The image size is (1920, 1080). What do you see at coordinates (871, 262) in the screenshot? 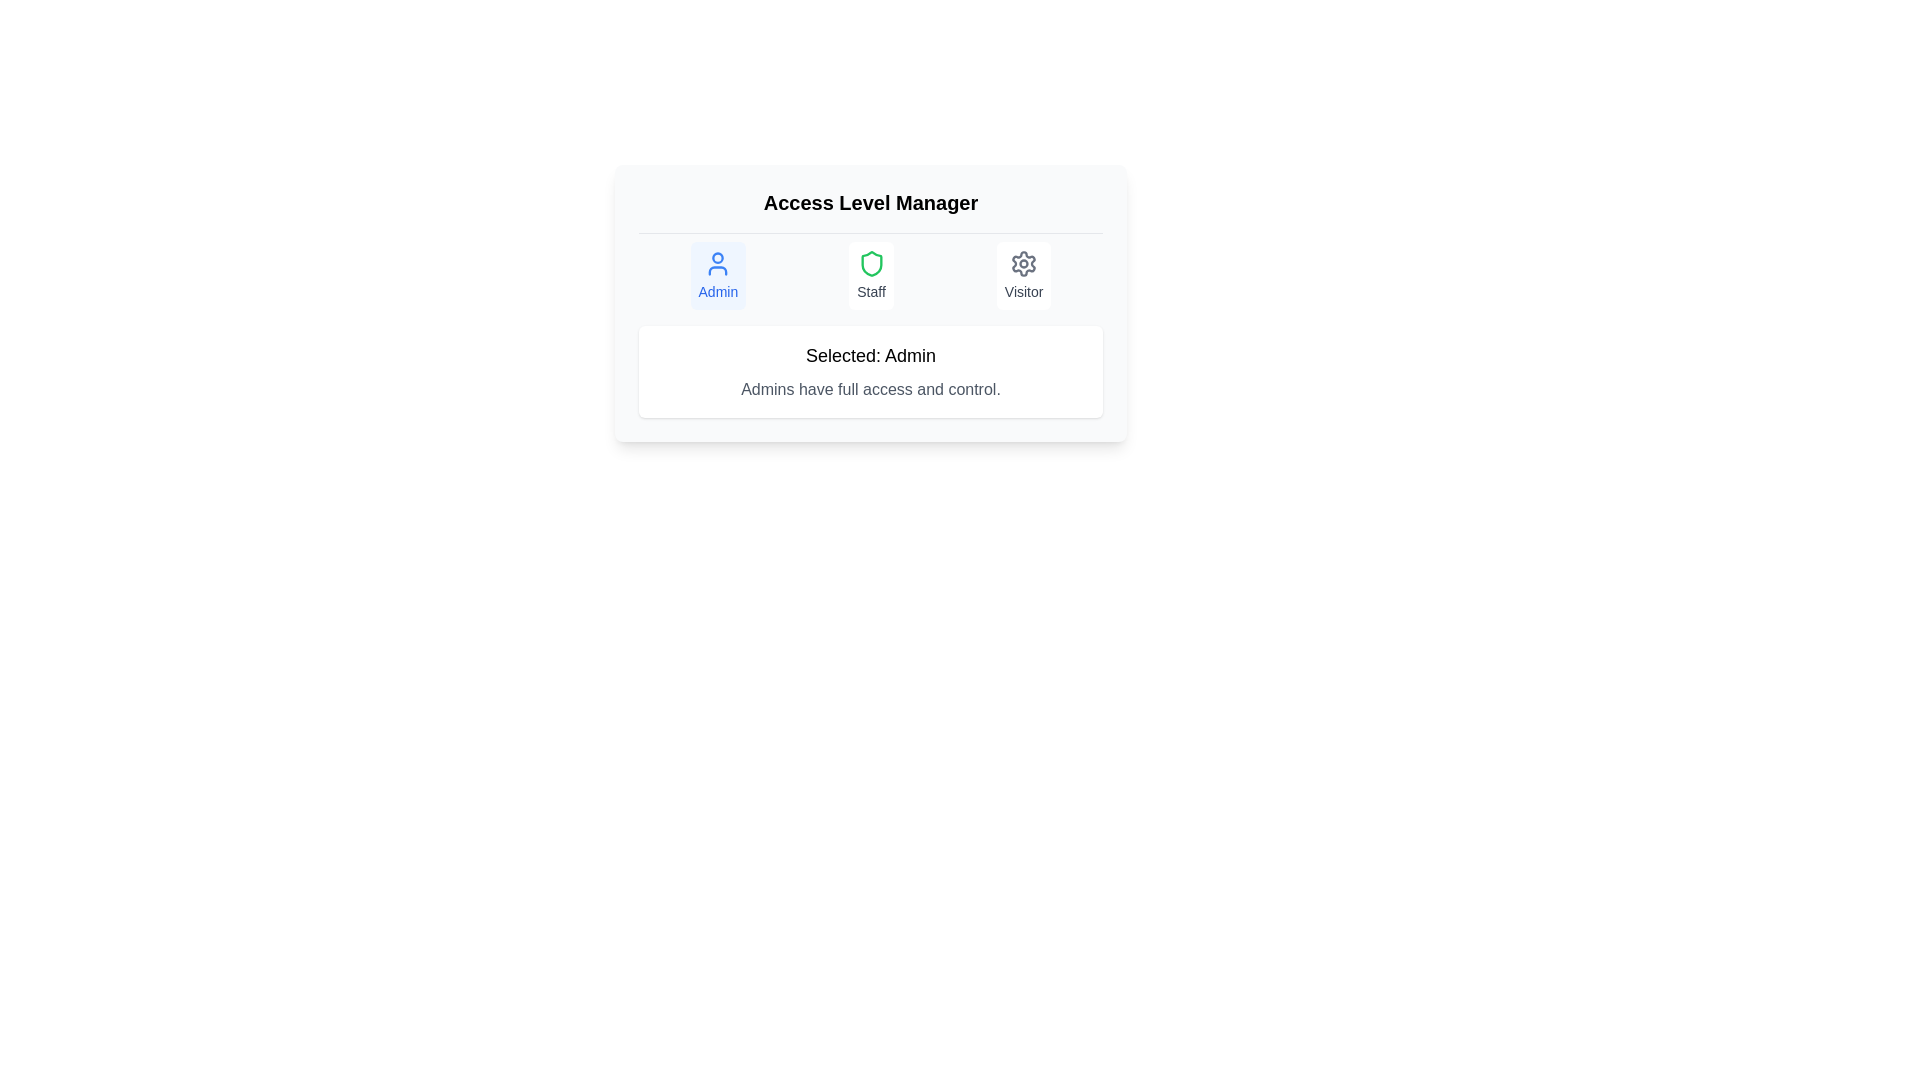
I see `the green shield-shaped icon located in the 'Access Level Manager' section above the 'Staff' text, which is part of the role selection interface` at bounding box center [871, 262].